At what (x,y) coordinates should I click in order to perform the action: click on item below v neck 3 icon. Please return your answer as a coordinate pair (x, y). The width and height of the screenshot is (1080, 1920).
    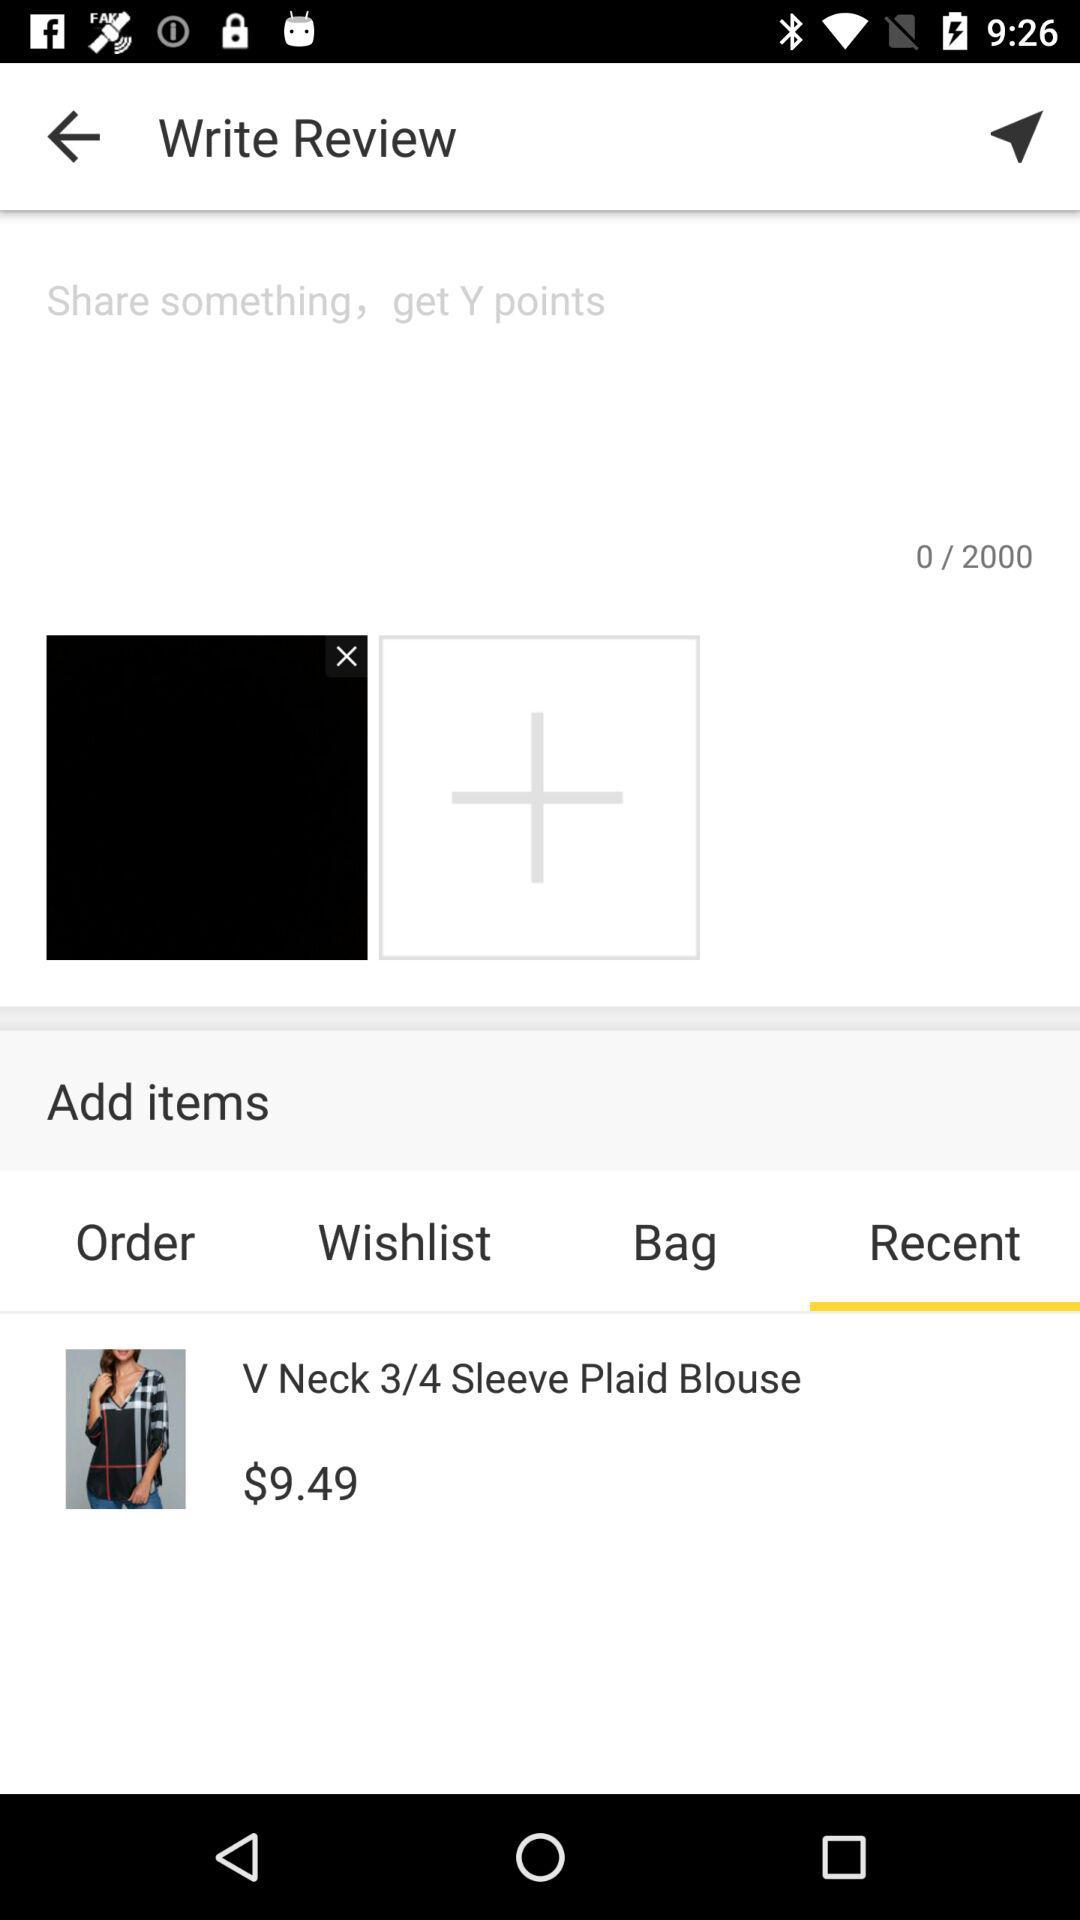
    Looking at the image, I should click on (300, 1479).